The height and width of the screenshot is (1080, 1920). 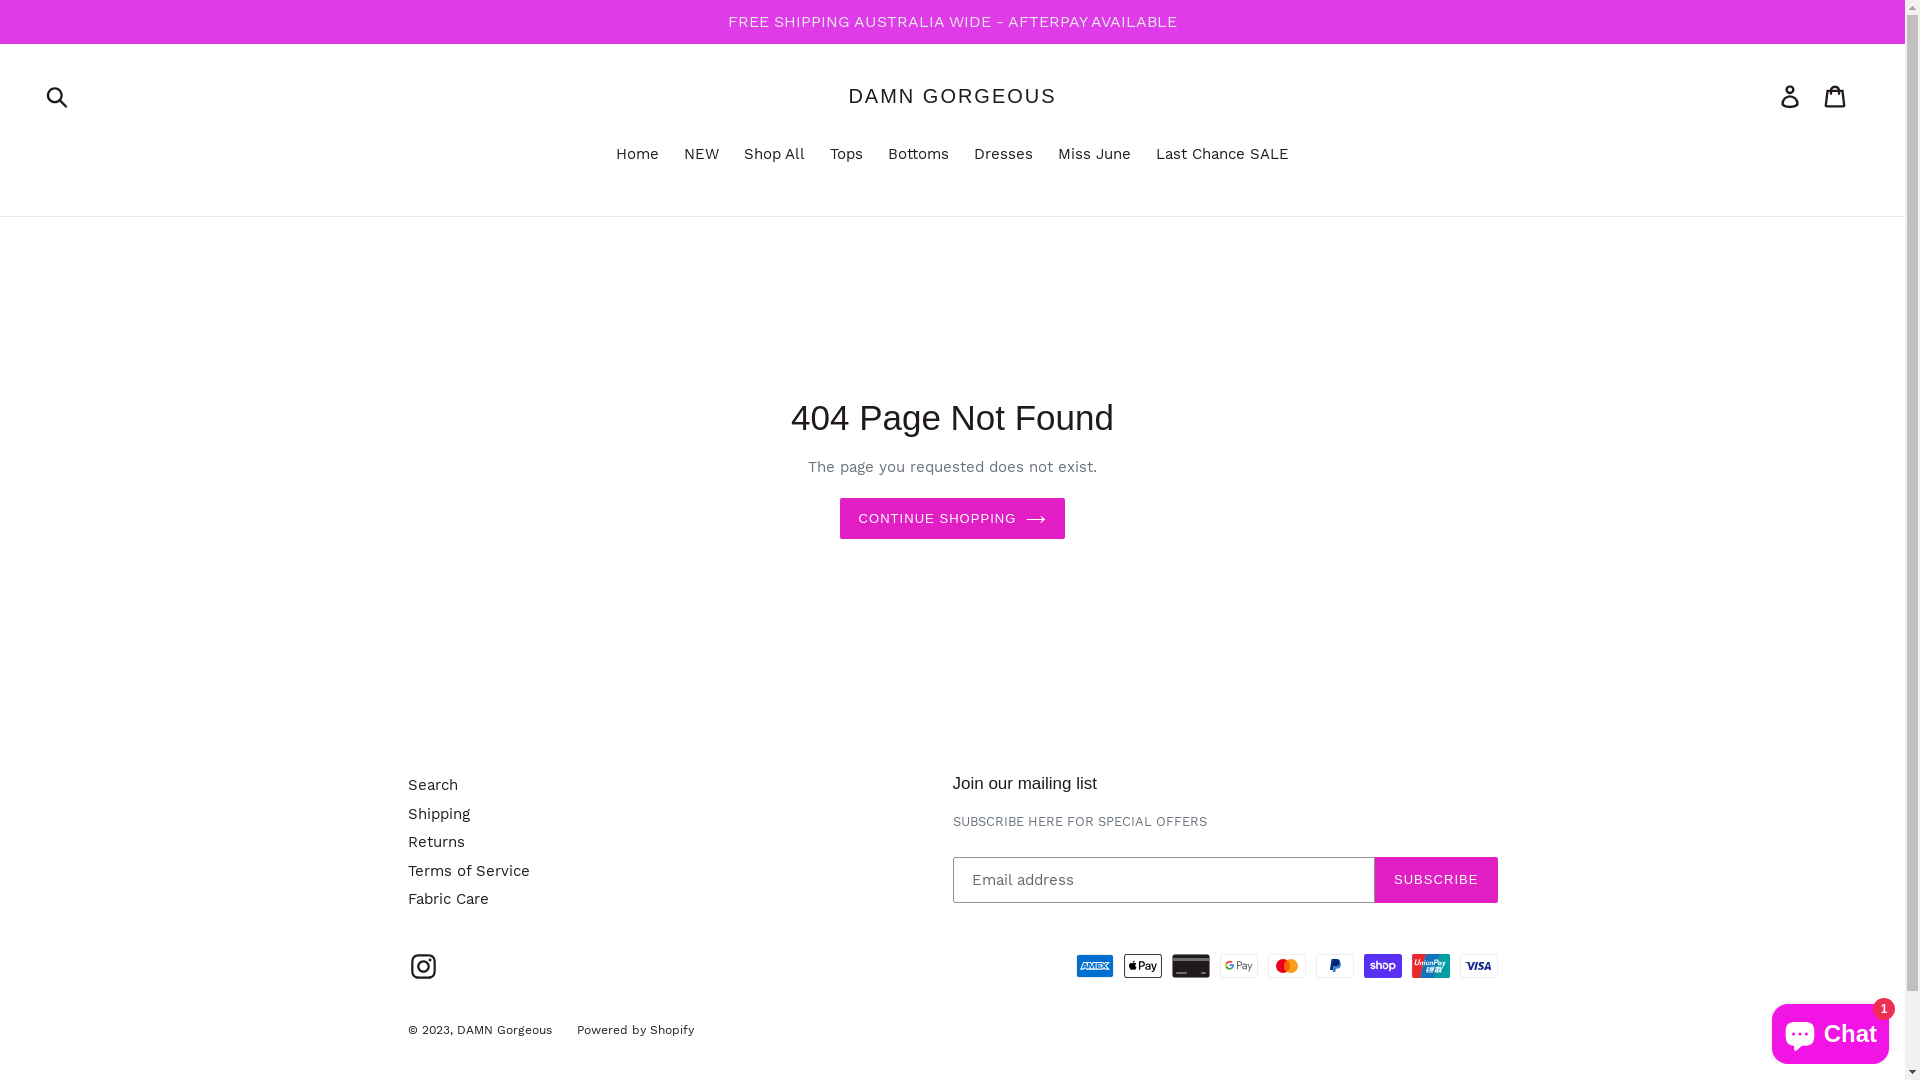 I want to click on 'Cart', so click(x=1836, y=96).